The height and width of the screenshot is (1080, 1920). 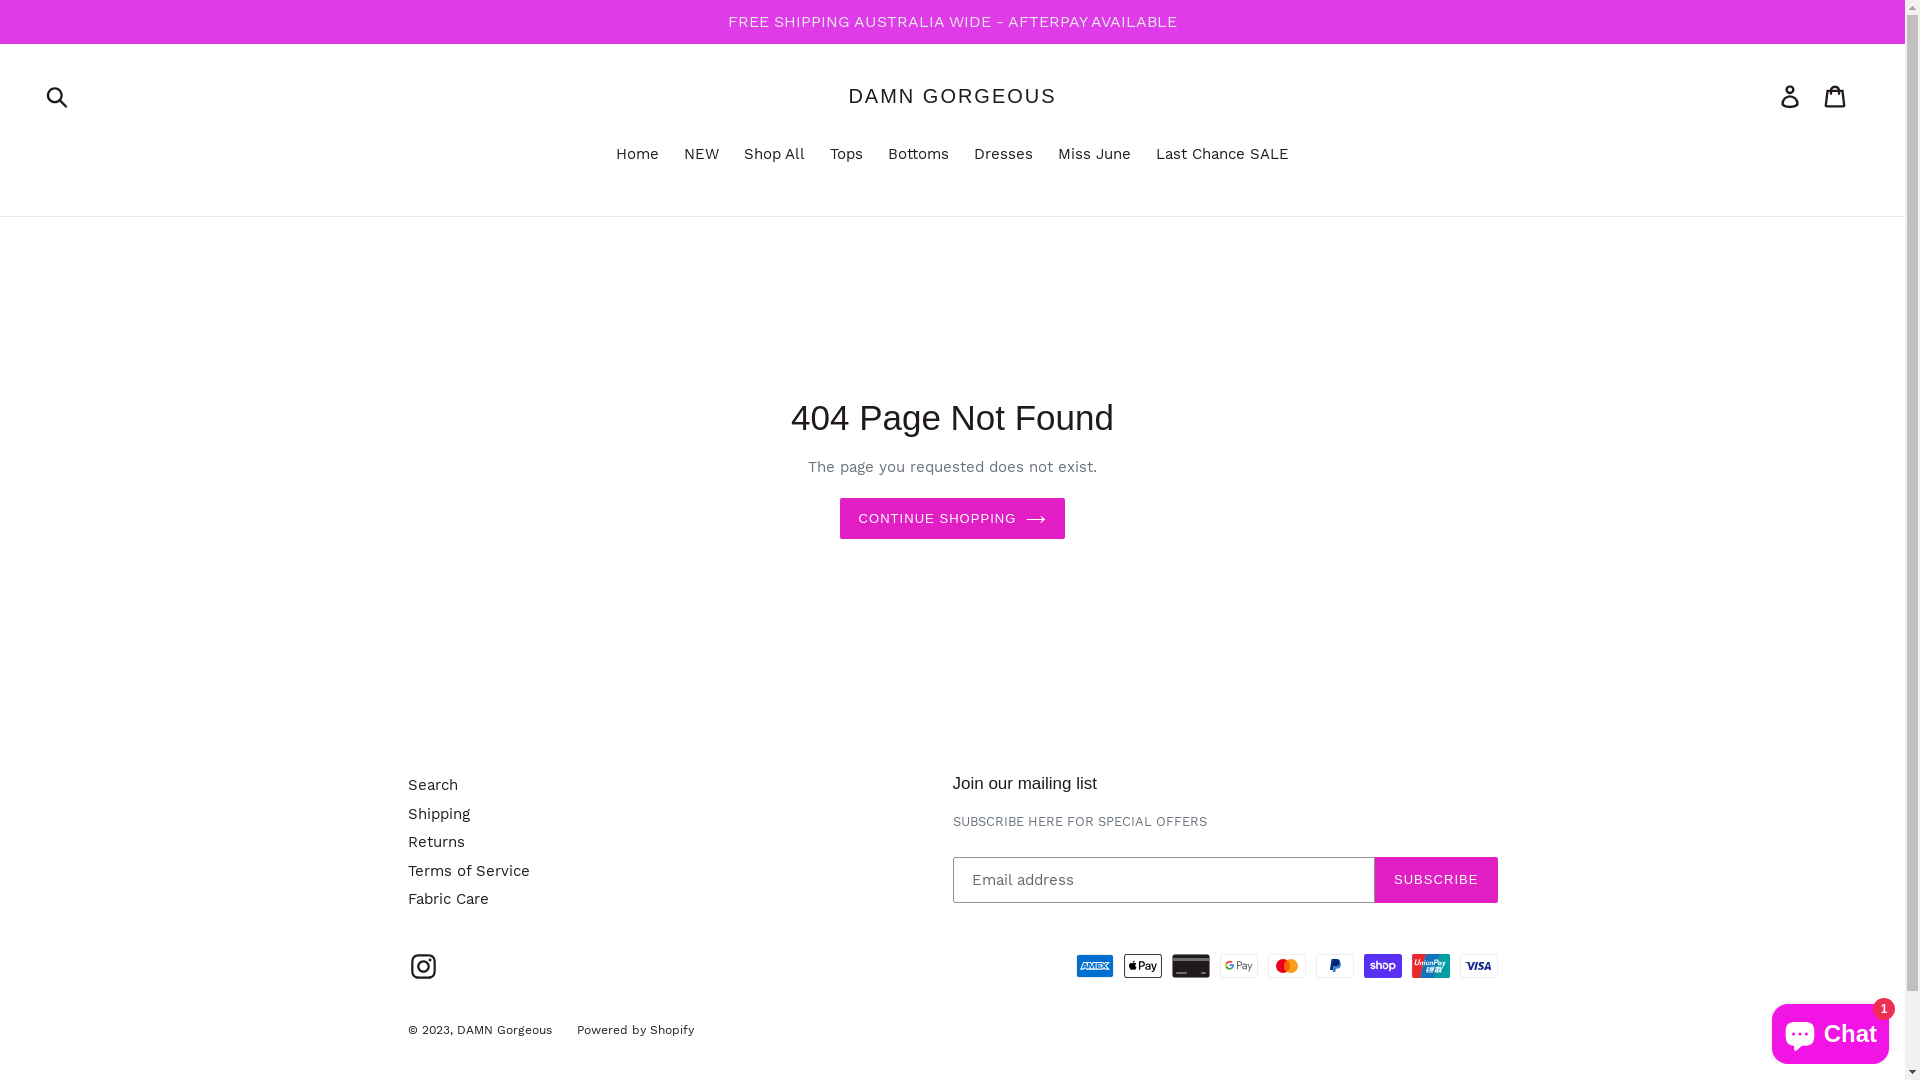 I want to click on 'Cart', so click(x=1836, y=96).